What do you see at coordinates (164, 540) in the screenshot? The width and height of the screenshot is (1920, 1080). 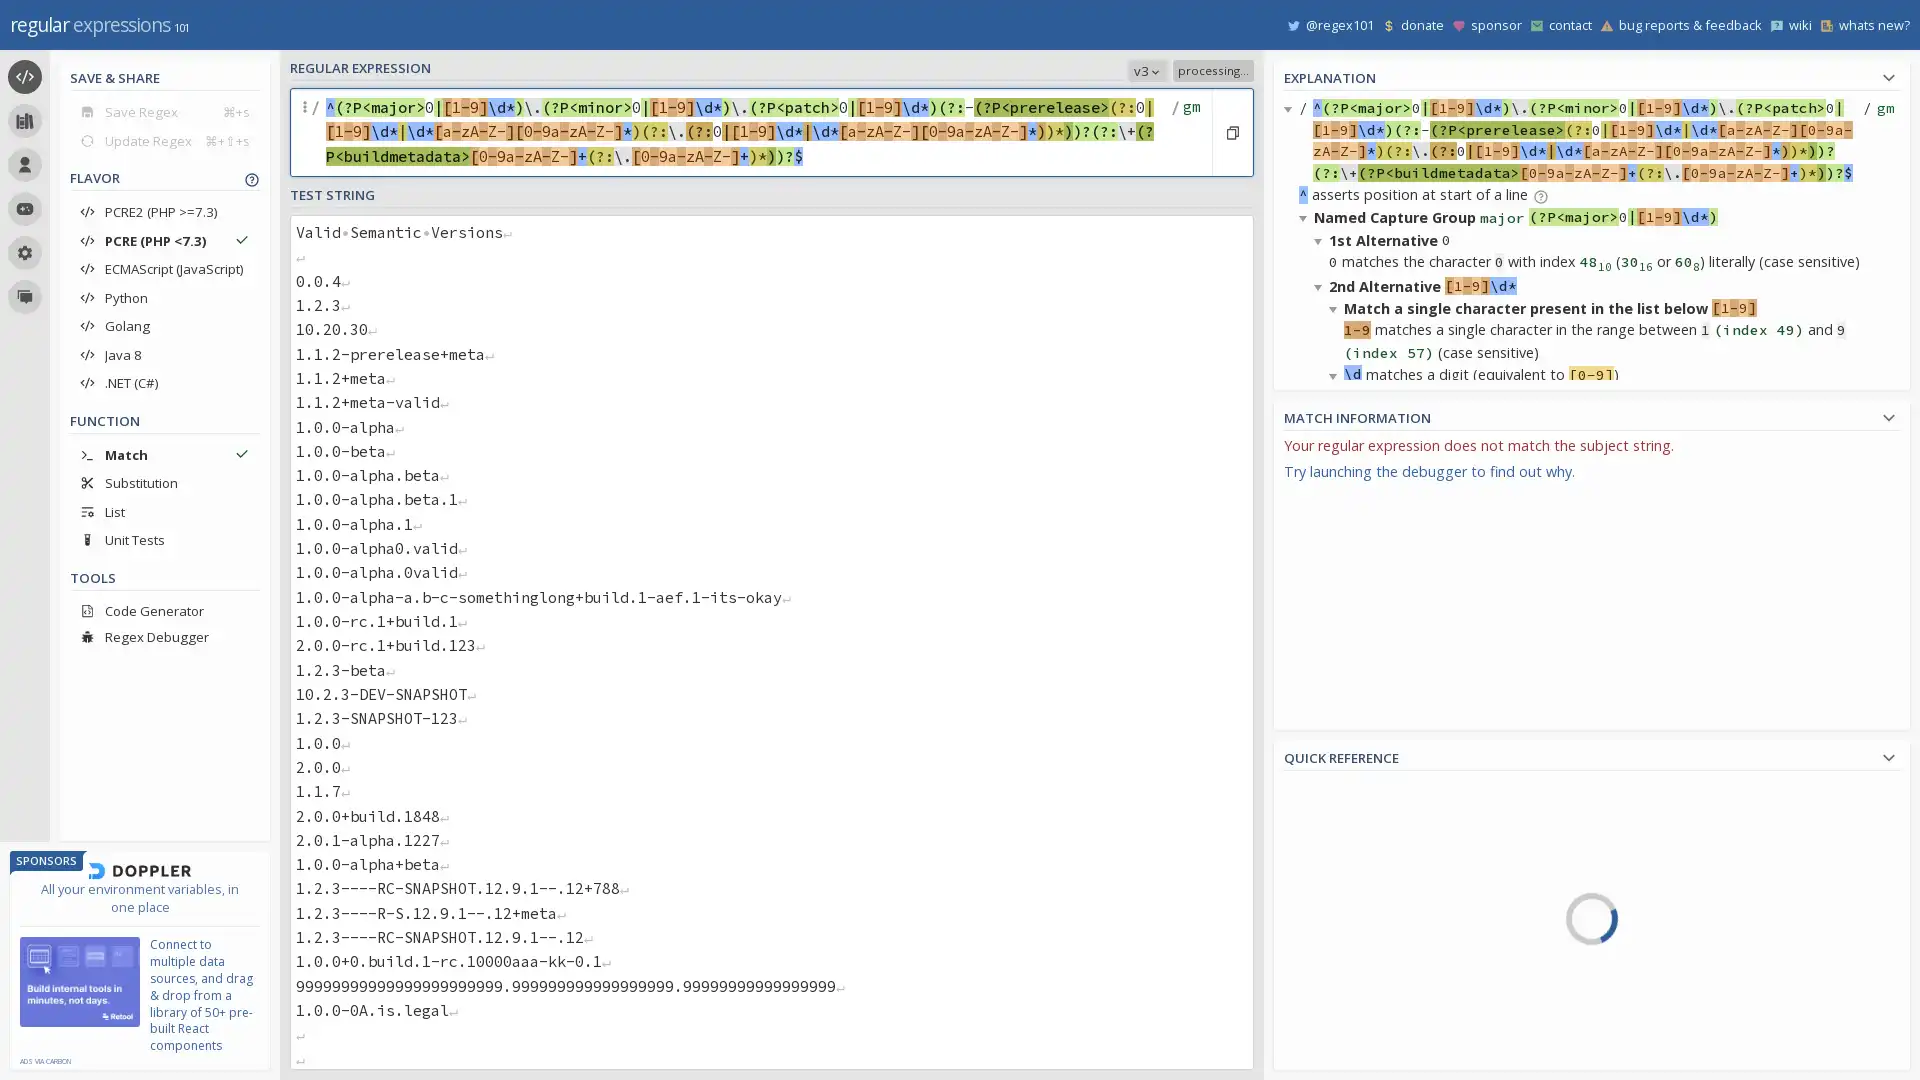 I see `Unit Tests` at bounding box center [164, 540].